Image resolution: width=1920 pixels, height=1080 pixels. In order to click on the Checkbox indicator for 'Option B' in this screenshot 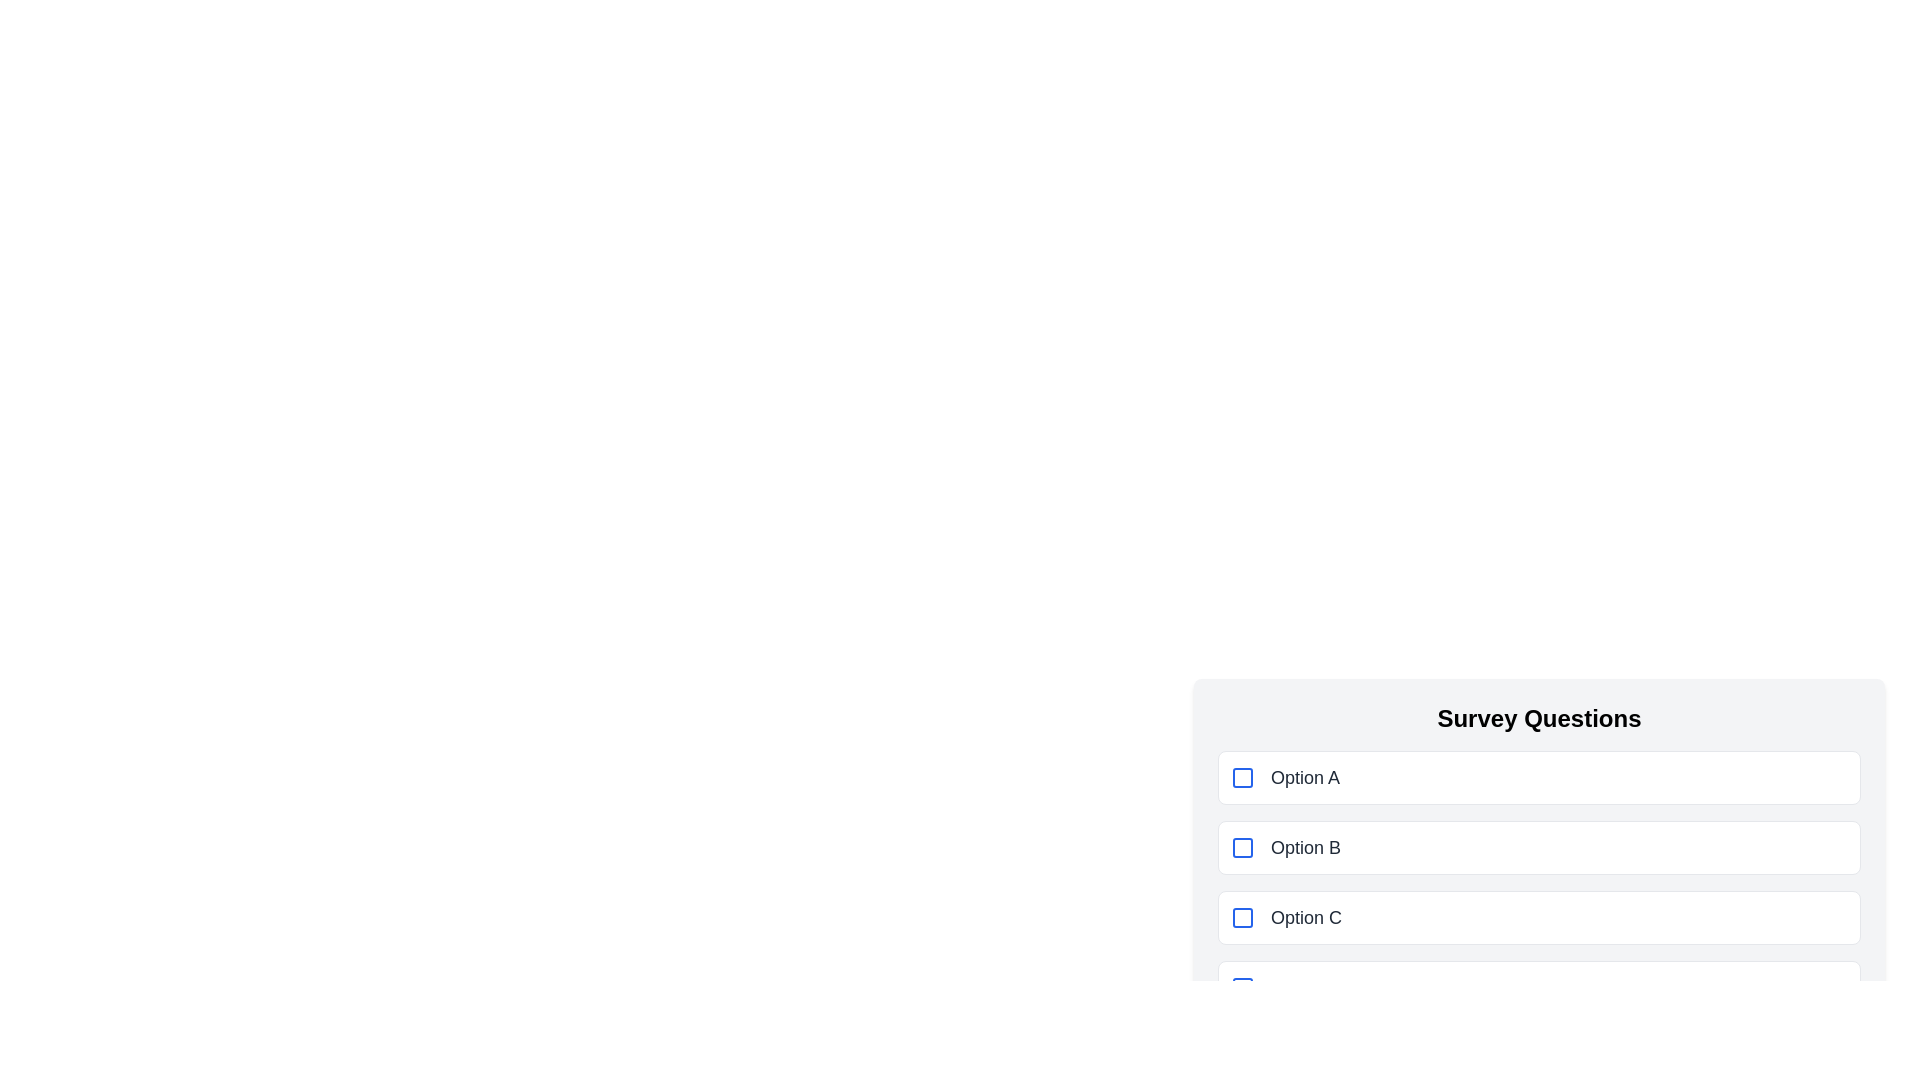, I will do `click(1242, 848)`.